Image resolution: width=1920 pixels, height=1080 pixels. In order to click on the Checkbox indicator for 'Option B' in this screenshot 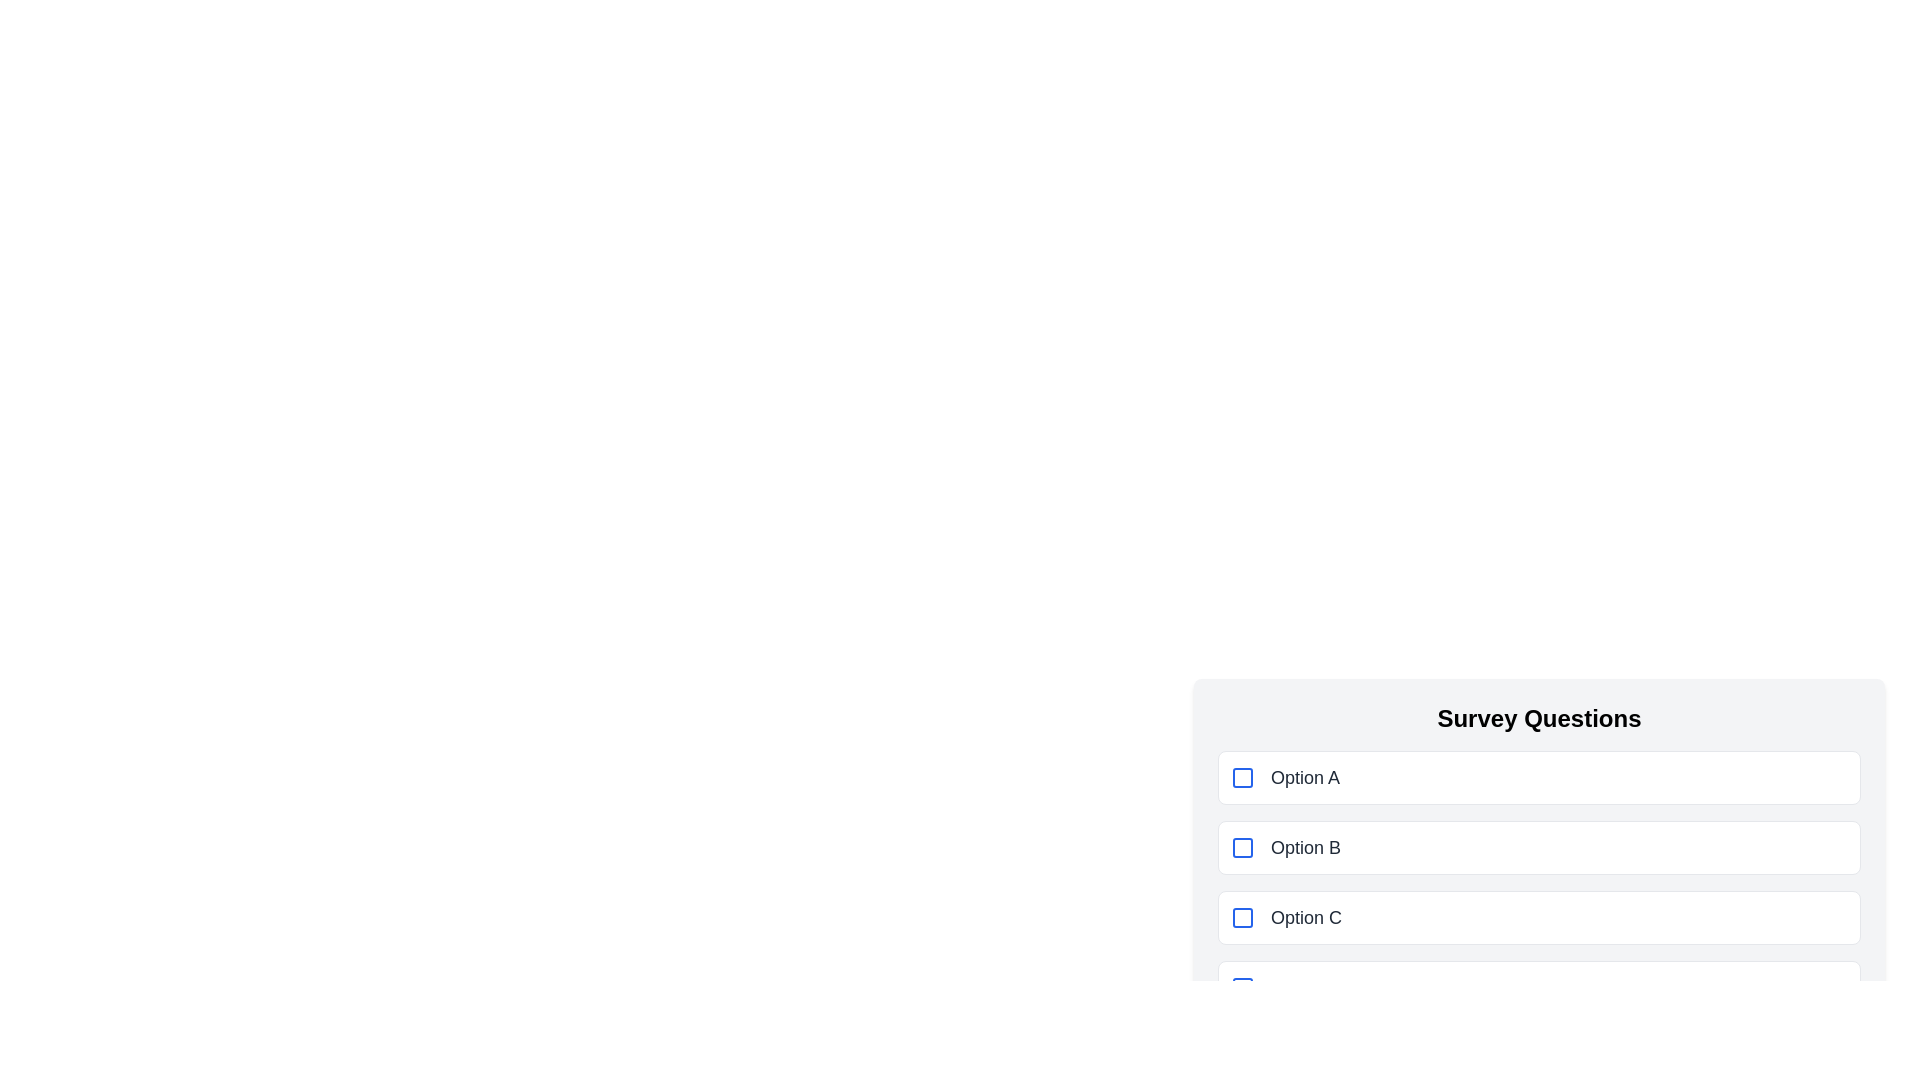, I will do `click(1242, 848)`.